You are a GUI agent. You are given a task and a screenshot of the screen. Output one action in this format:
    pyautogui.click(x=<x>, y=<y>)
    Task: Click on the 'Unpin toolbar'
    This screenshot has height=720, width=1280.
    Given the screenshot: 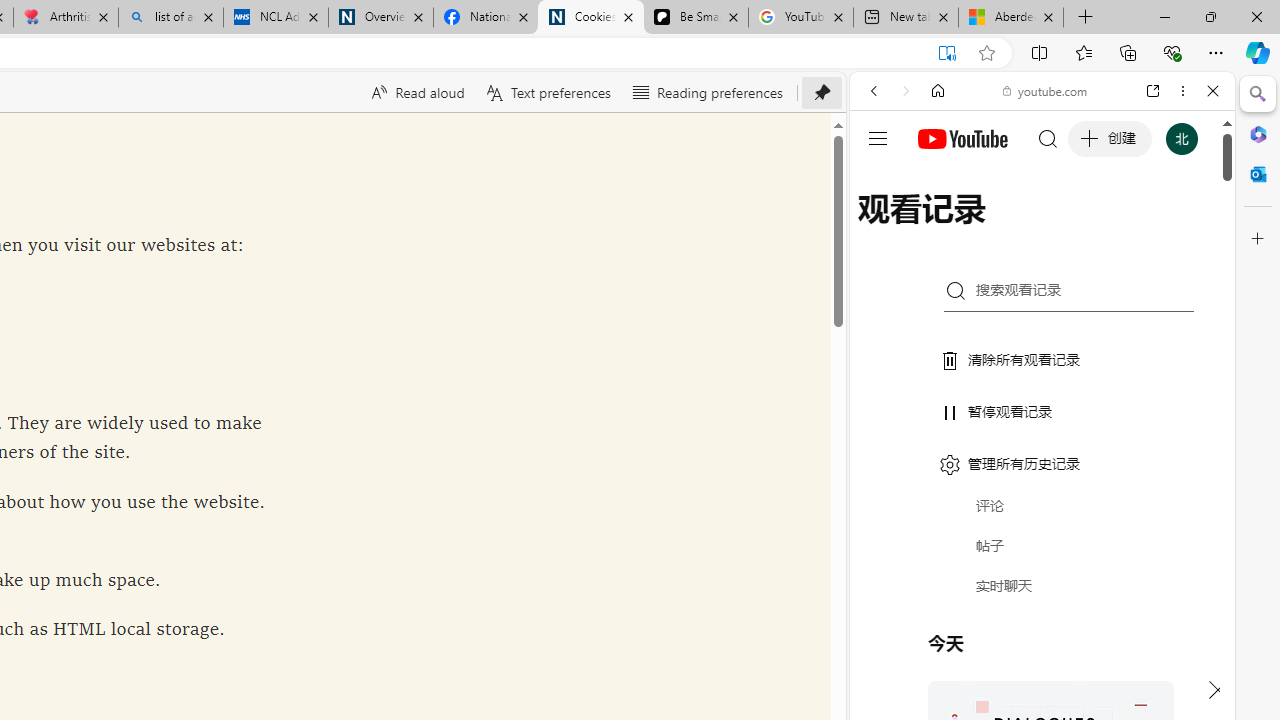 What is the action you would take?
    pyautogui.click(x=821, y=92)
    